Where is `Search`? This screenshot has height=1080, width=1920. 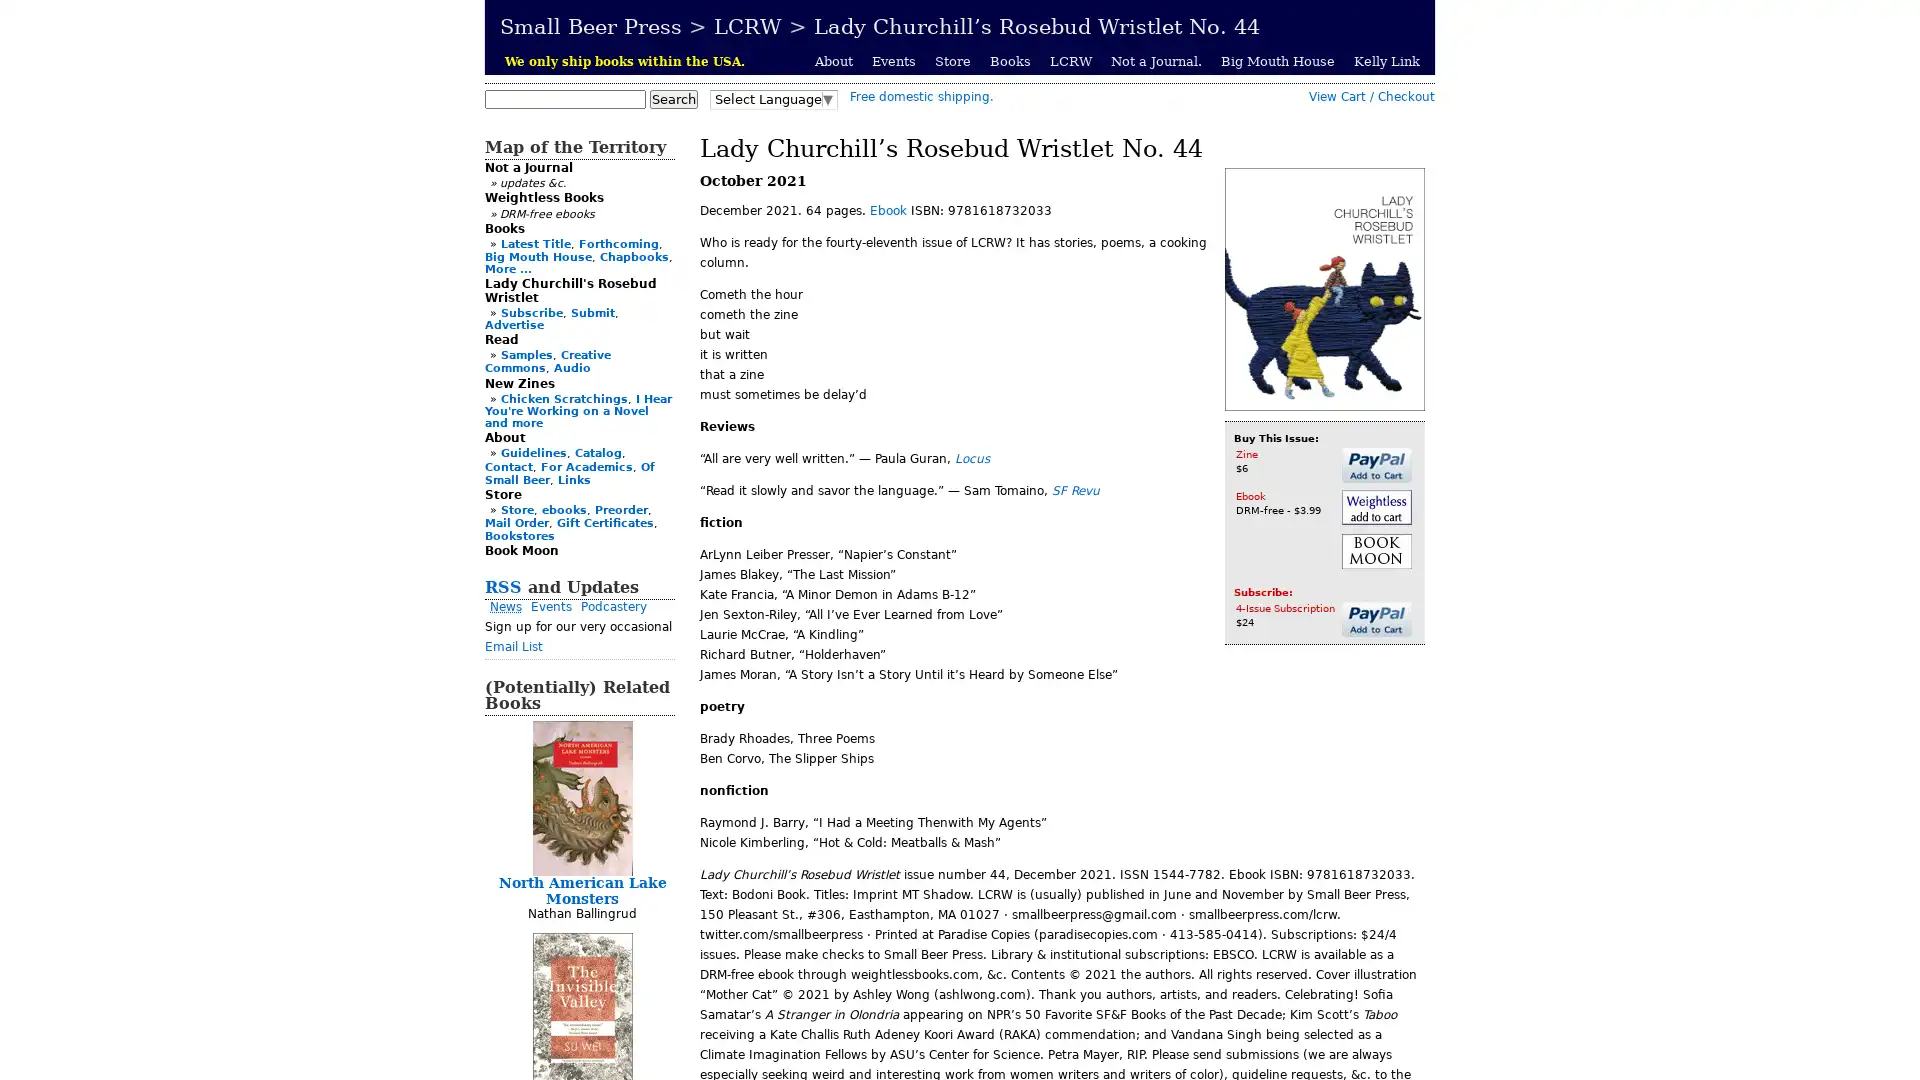
Search is located at coordinates (673, 99).